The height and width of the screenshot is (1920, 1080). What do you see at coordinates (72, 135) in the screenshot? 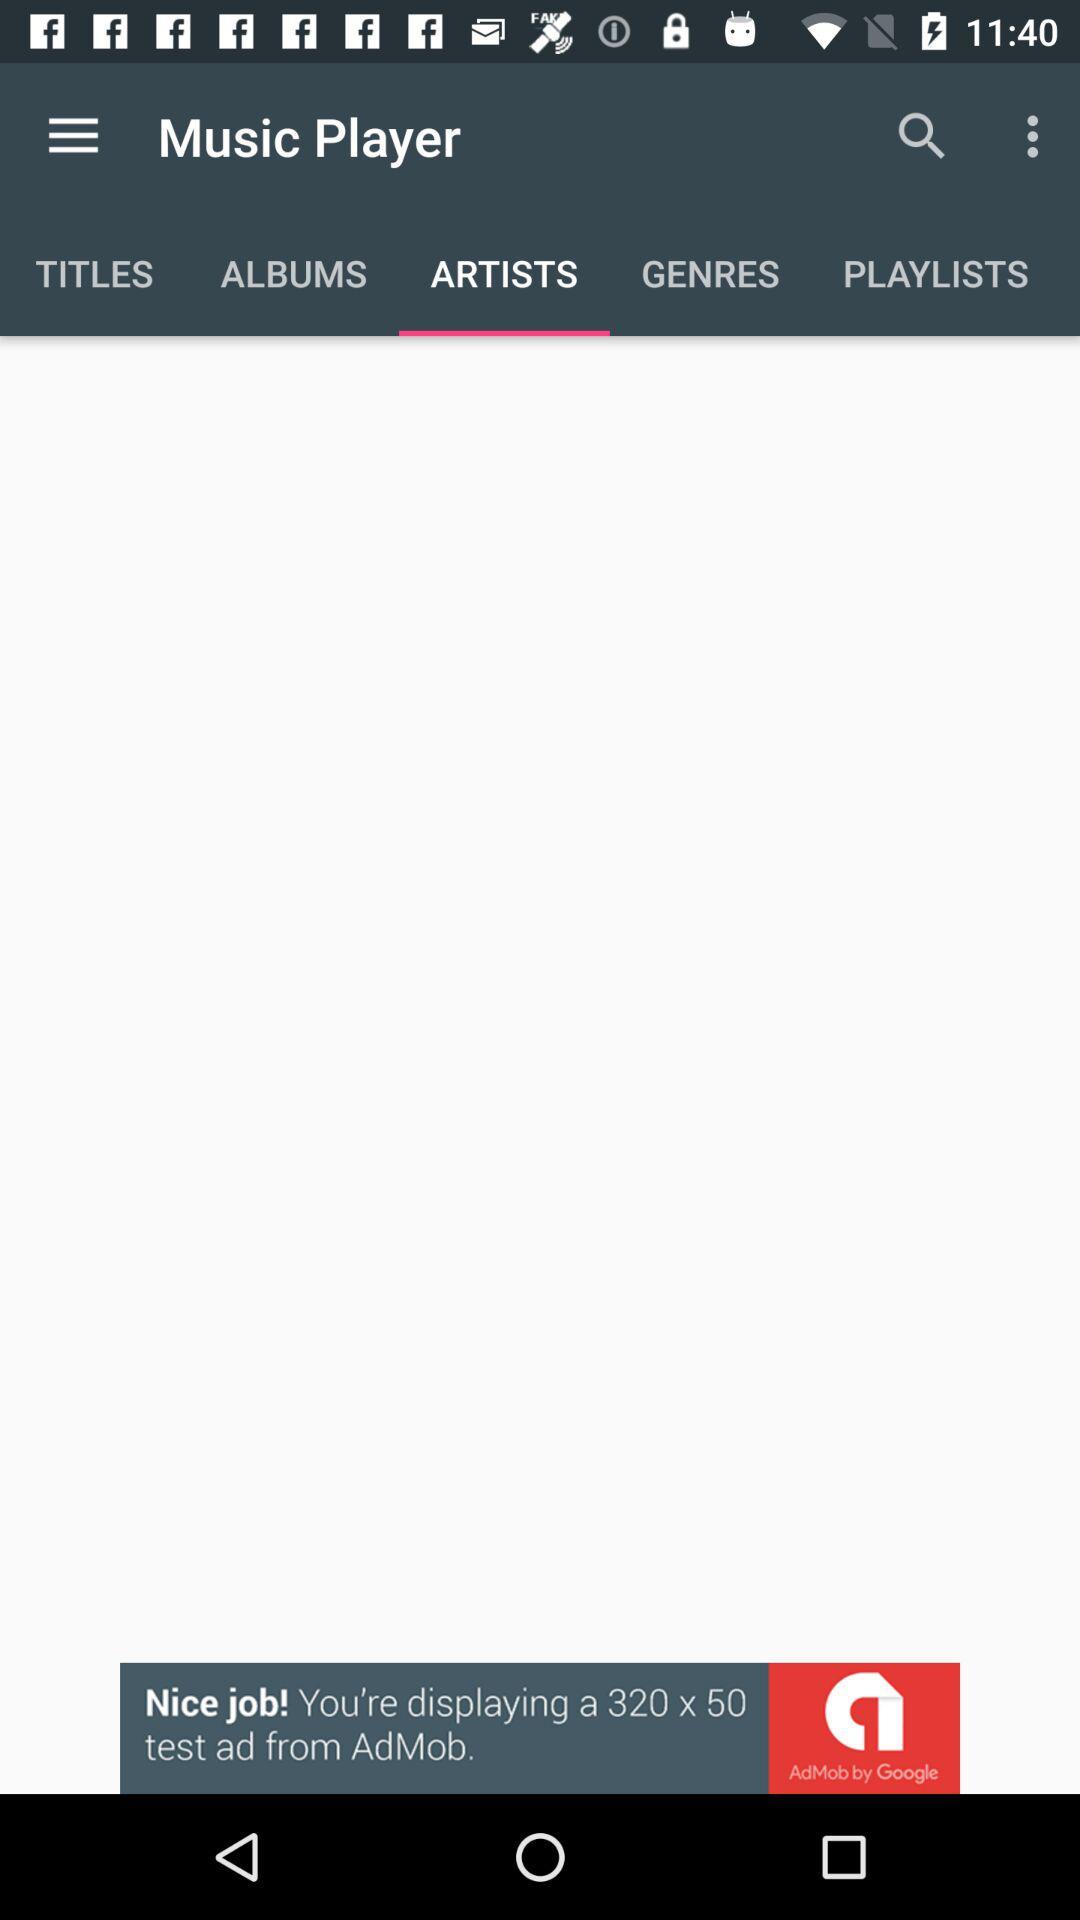
I see `home page` at bounding box center [72, 135].